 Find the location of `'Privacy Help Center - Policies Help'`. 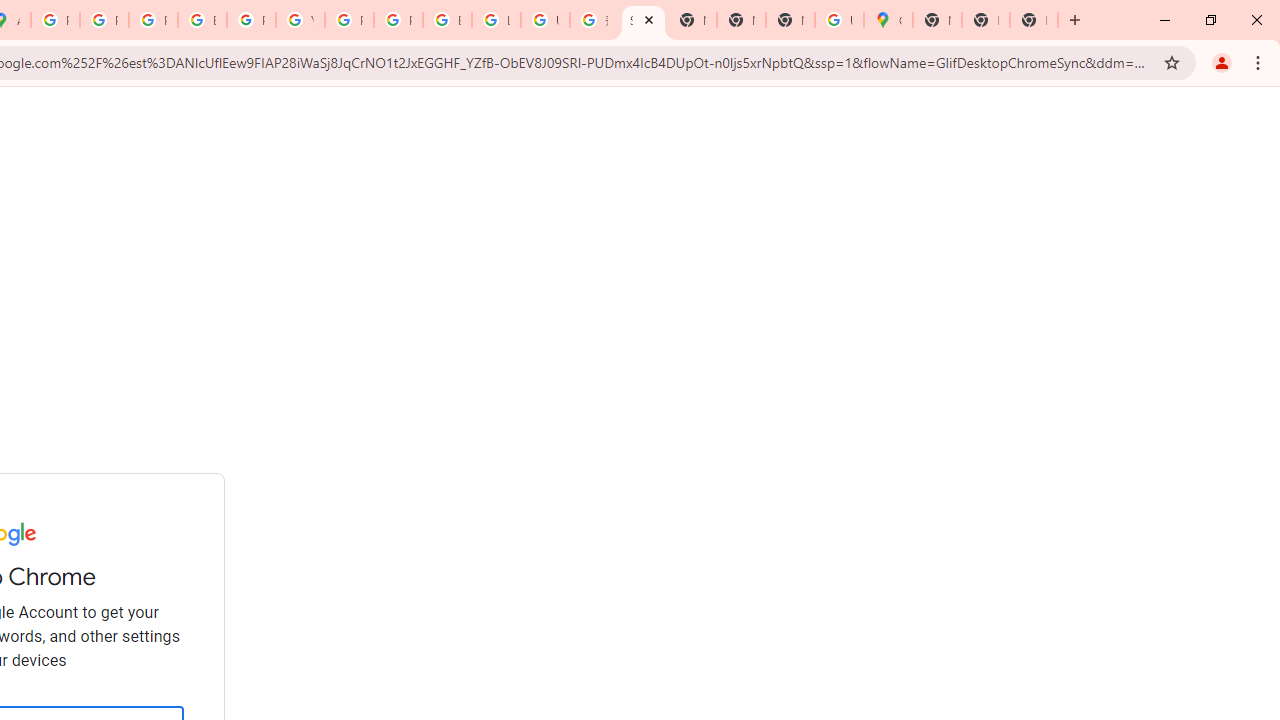

'Privacy Help Center - Policies Help' is located at coordinates (103, 20).